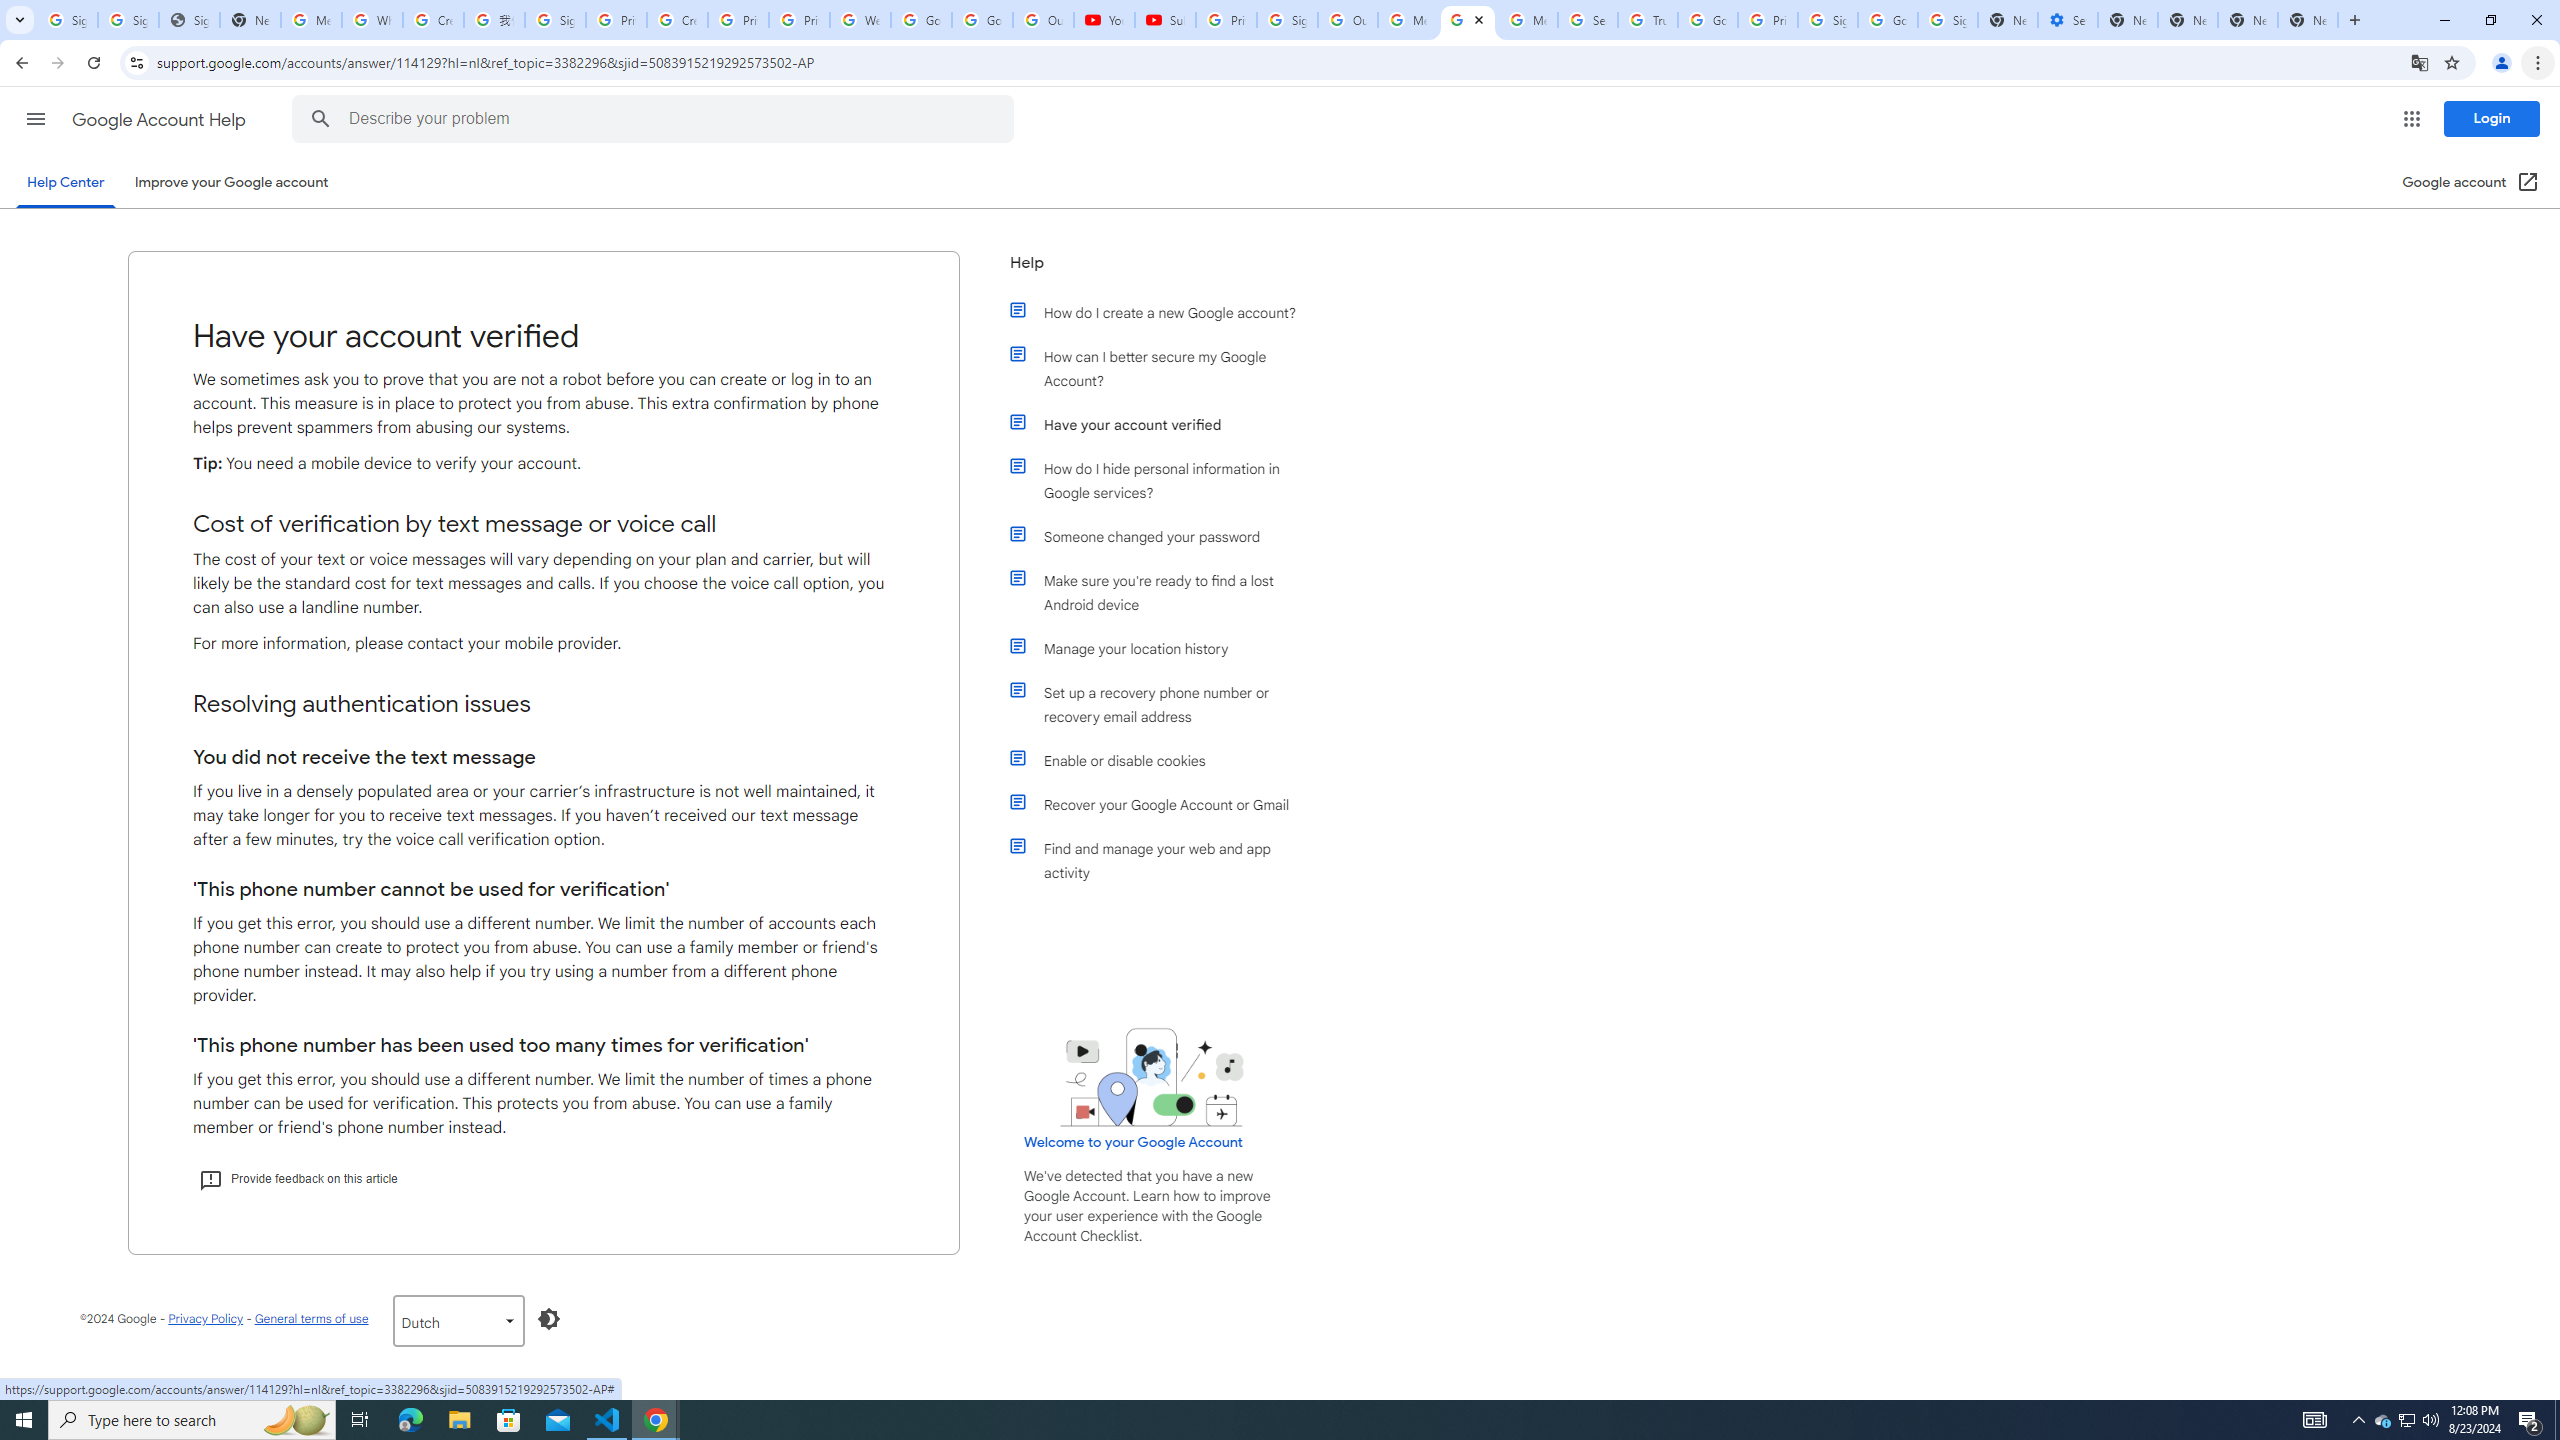 The image size is (2560, 1440). Describe the element at coordinates (549, 1318) in the screenshot. I see `'Enable dark mode'` at that location.